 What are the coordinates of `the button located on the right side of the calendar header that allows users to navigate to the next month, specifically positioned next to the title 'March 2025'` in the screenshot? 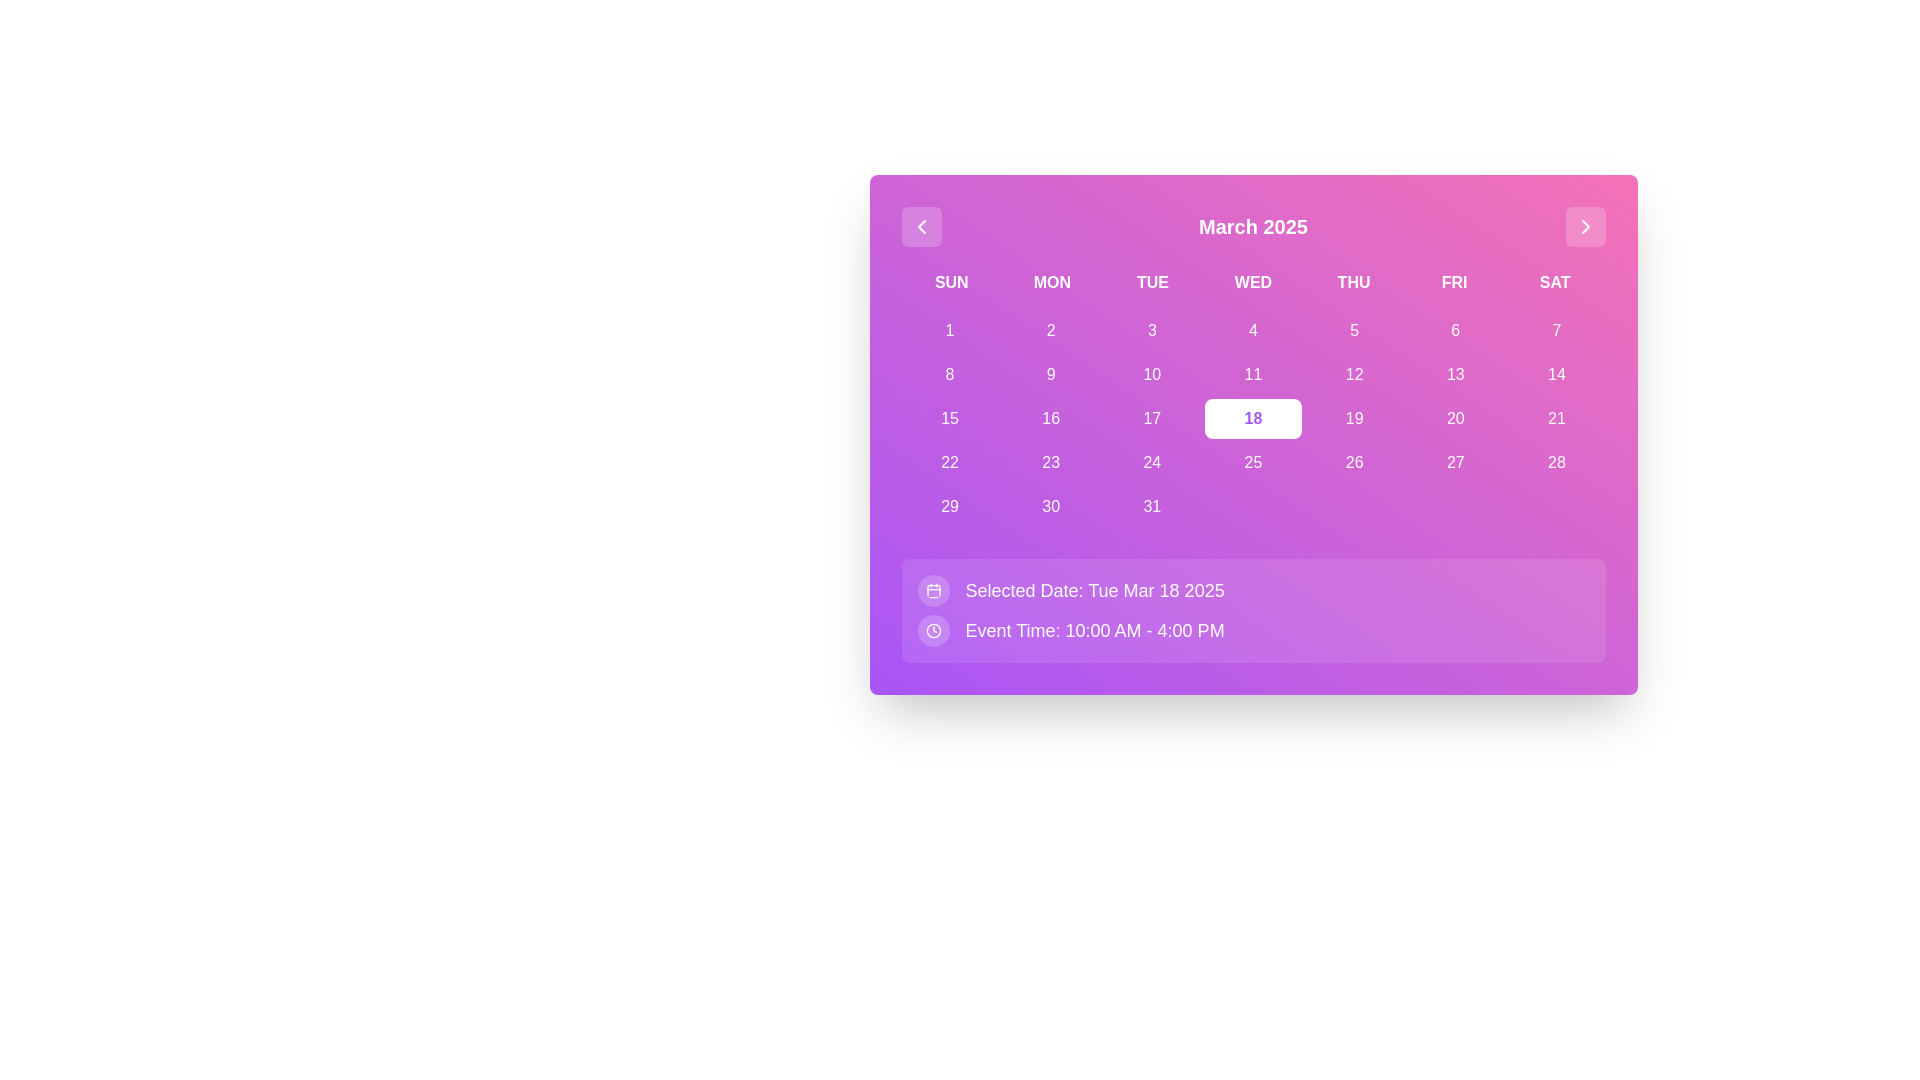 It's located at (1584, 226).